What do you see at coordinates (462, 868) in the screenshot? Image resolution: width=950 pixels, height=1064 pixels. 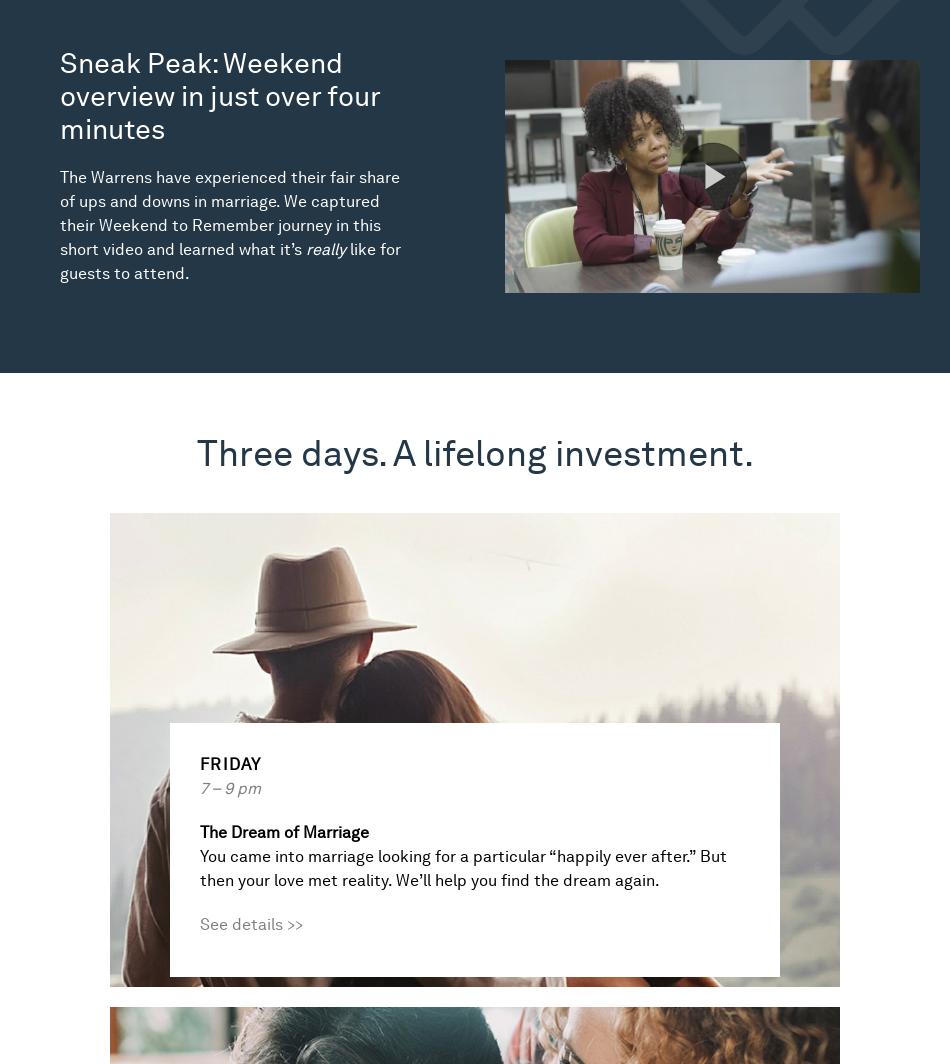 I see `'You came into marriage looking for a particular “happily ever after.” But then your love met reality. We’ll help you find the dream again.'` at bounding box center [462, 868].